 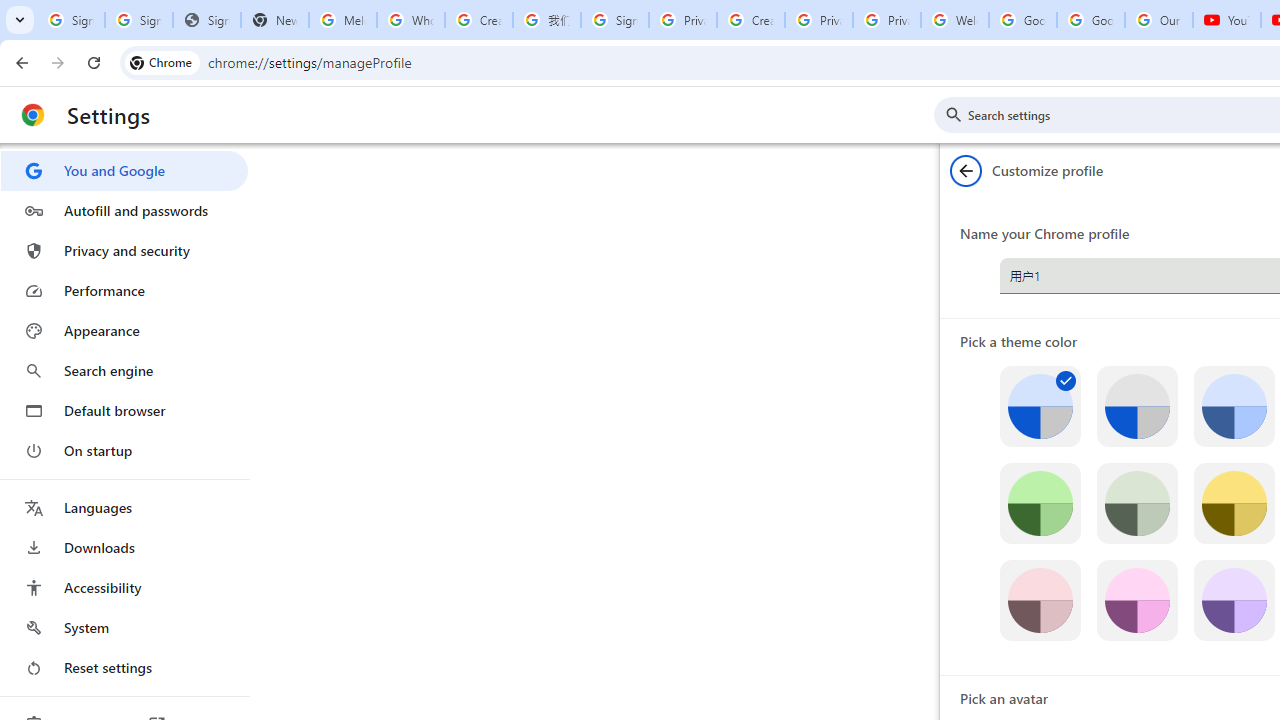 What do you see at coordinates (123, 170) in the screenshot?
I see `'You and Google'` at bounding box center [123, 170].